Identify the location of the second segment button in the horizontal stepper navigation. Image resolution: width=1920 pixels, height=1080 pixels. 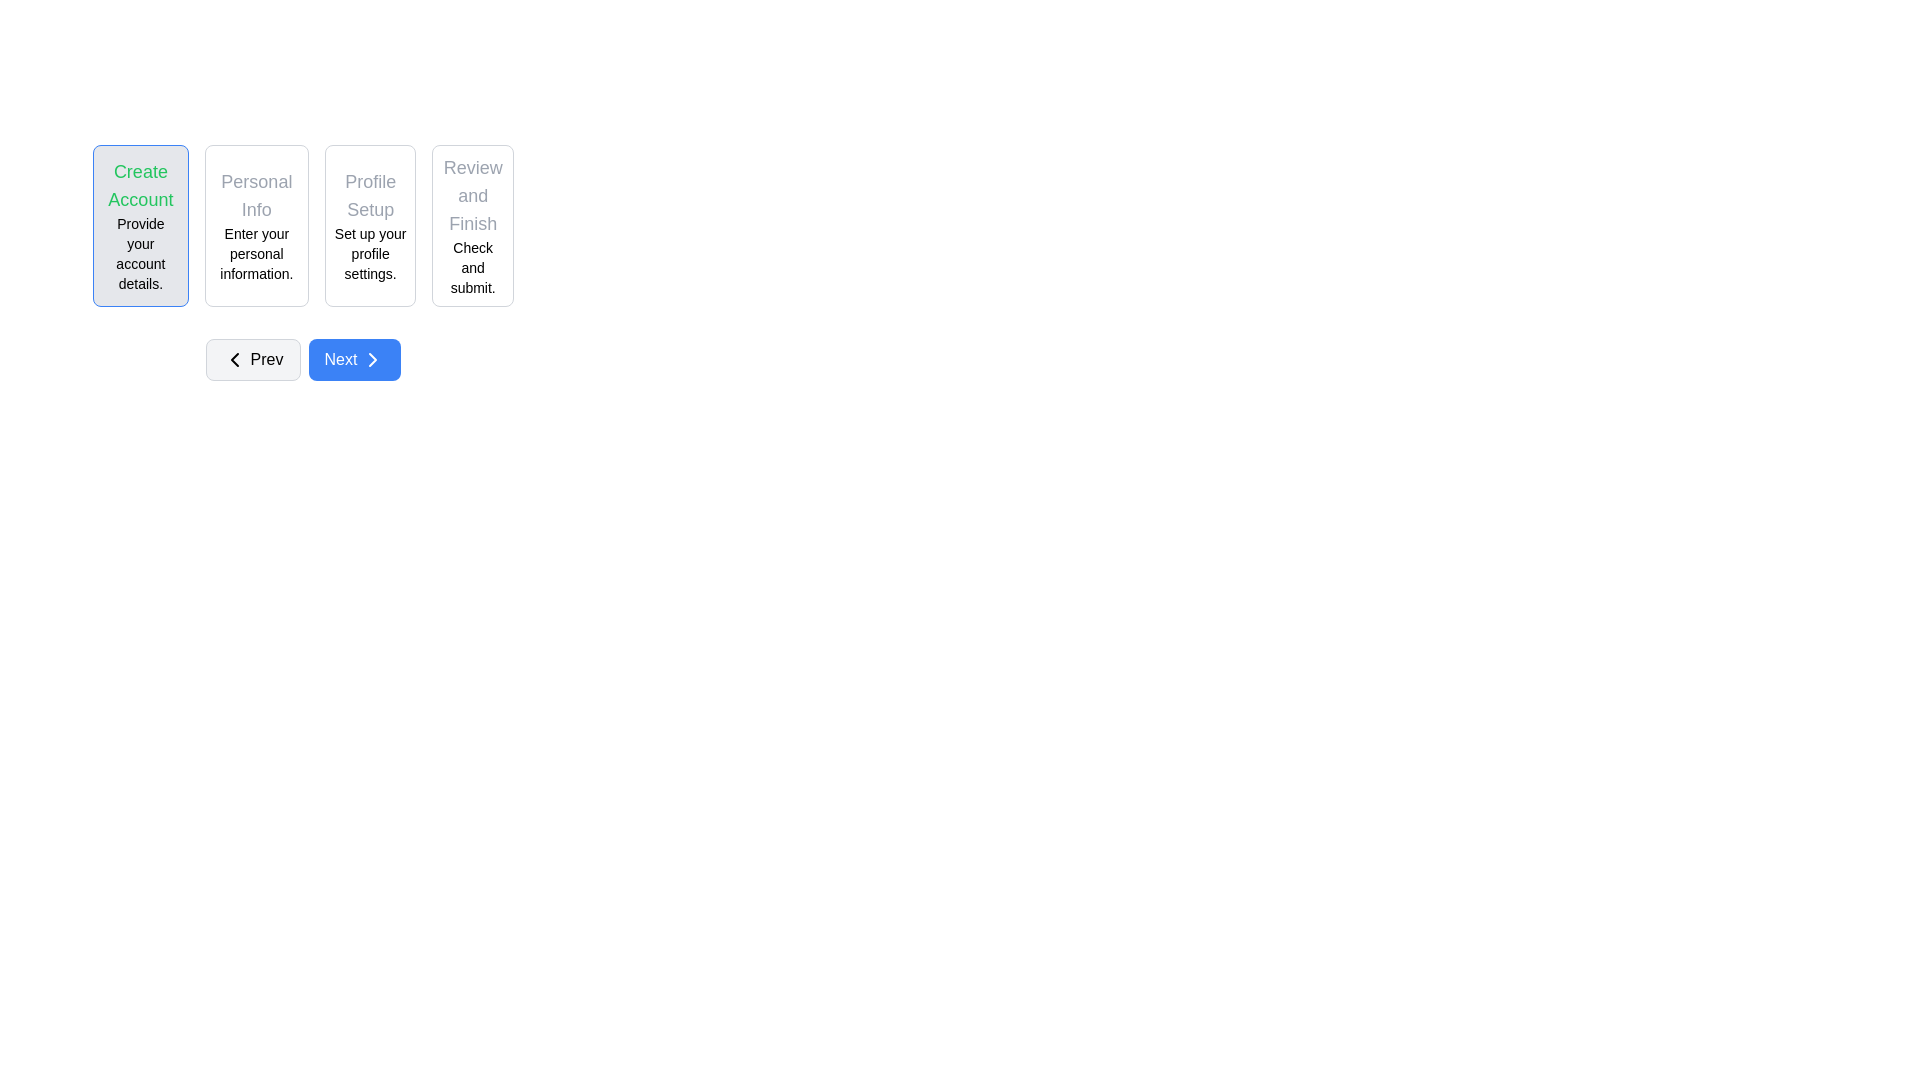
(255, 225).